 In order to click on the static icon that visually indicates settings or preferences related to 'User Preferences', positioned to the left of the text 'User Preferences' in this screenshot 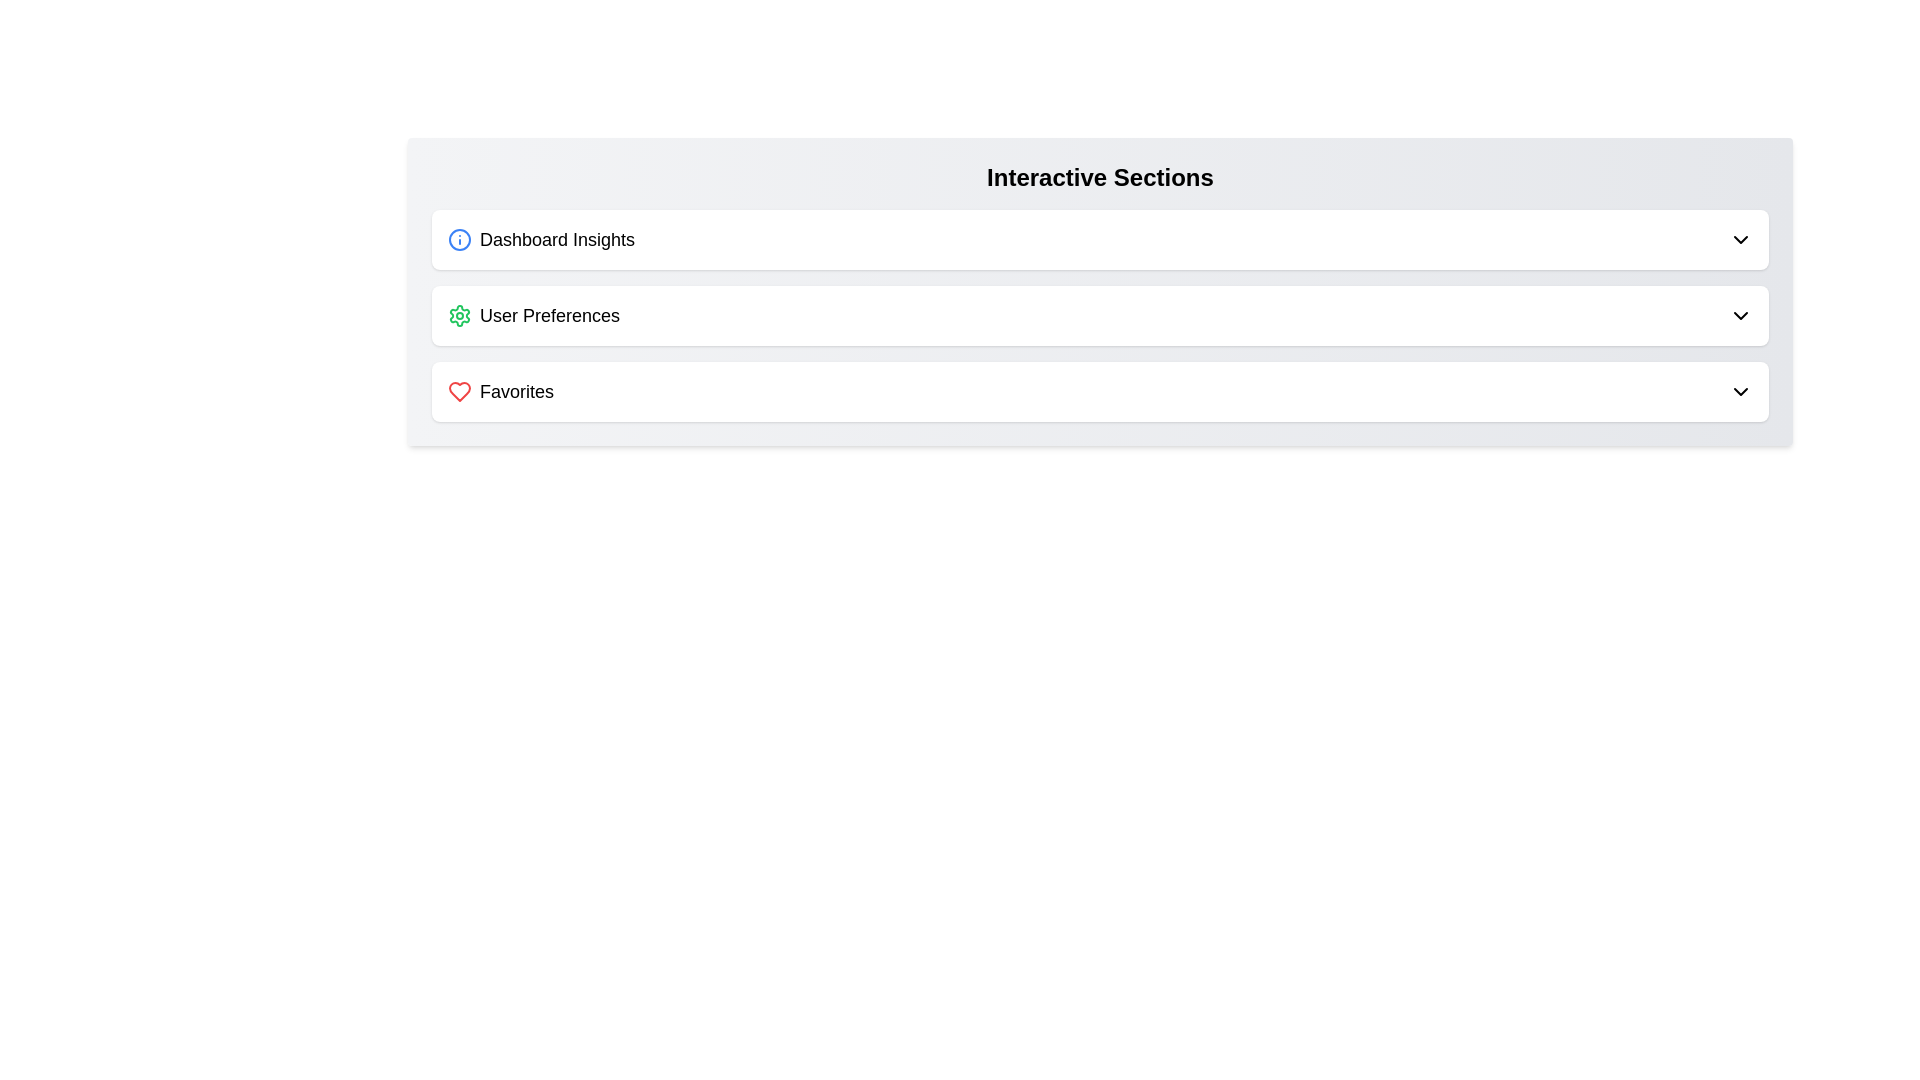, I will do `click(459, 315)`.